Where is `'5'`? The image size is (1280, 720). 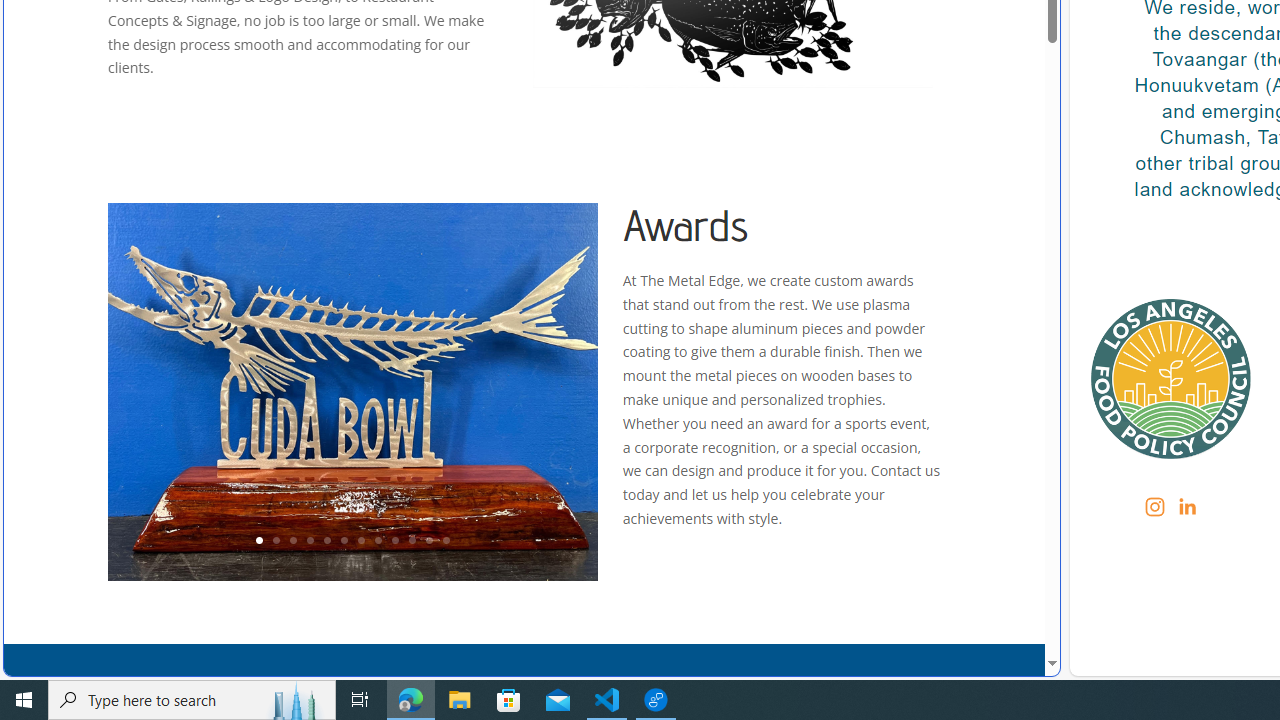
'5' is located at coordinates (327, 541).